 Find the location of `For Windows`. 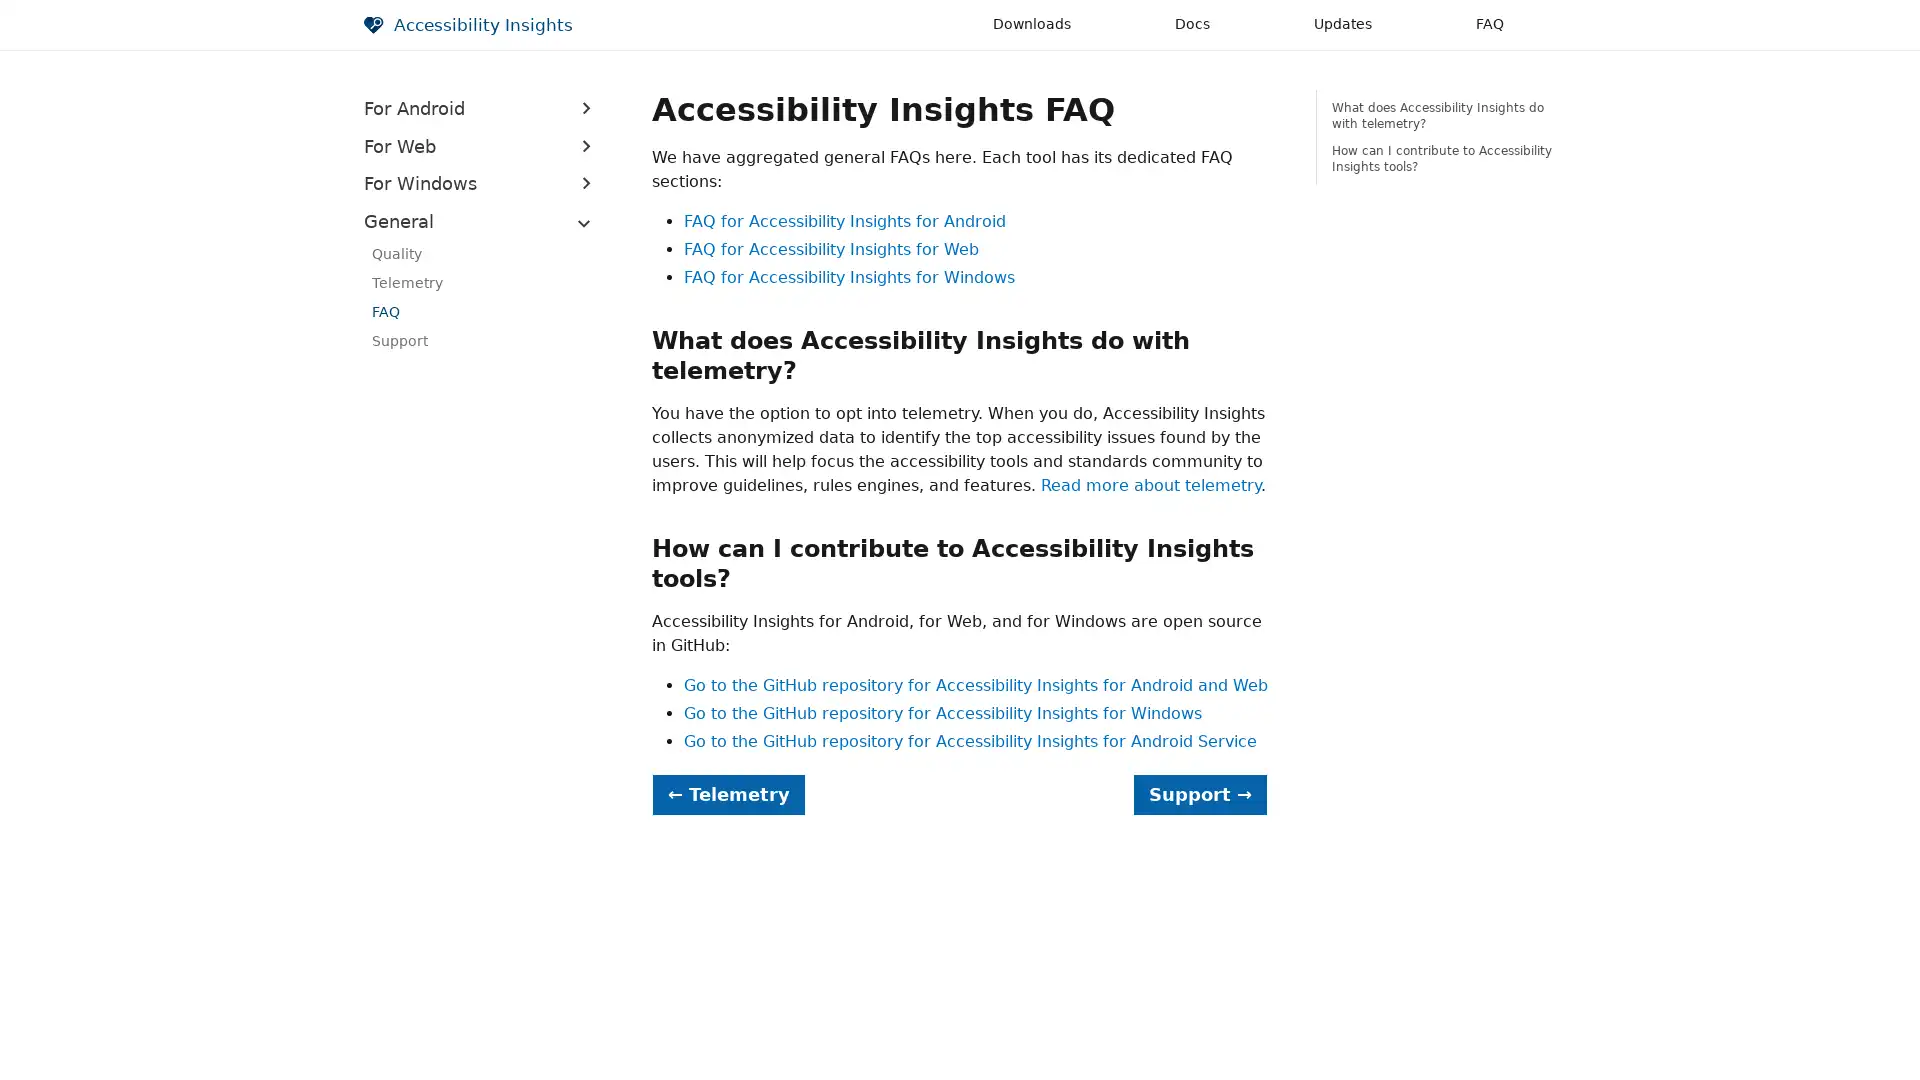

For Windows is located at coordinates (484, 183).